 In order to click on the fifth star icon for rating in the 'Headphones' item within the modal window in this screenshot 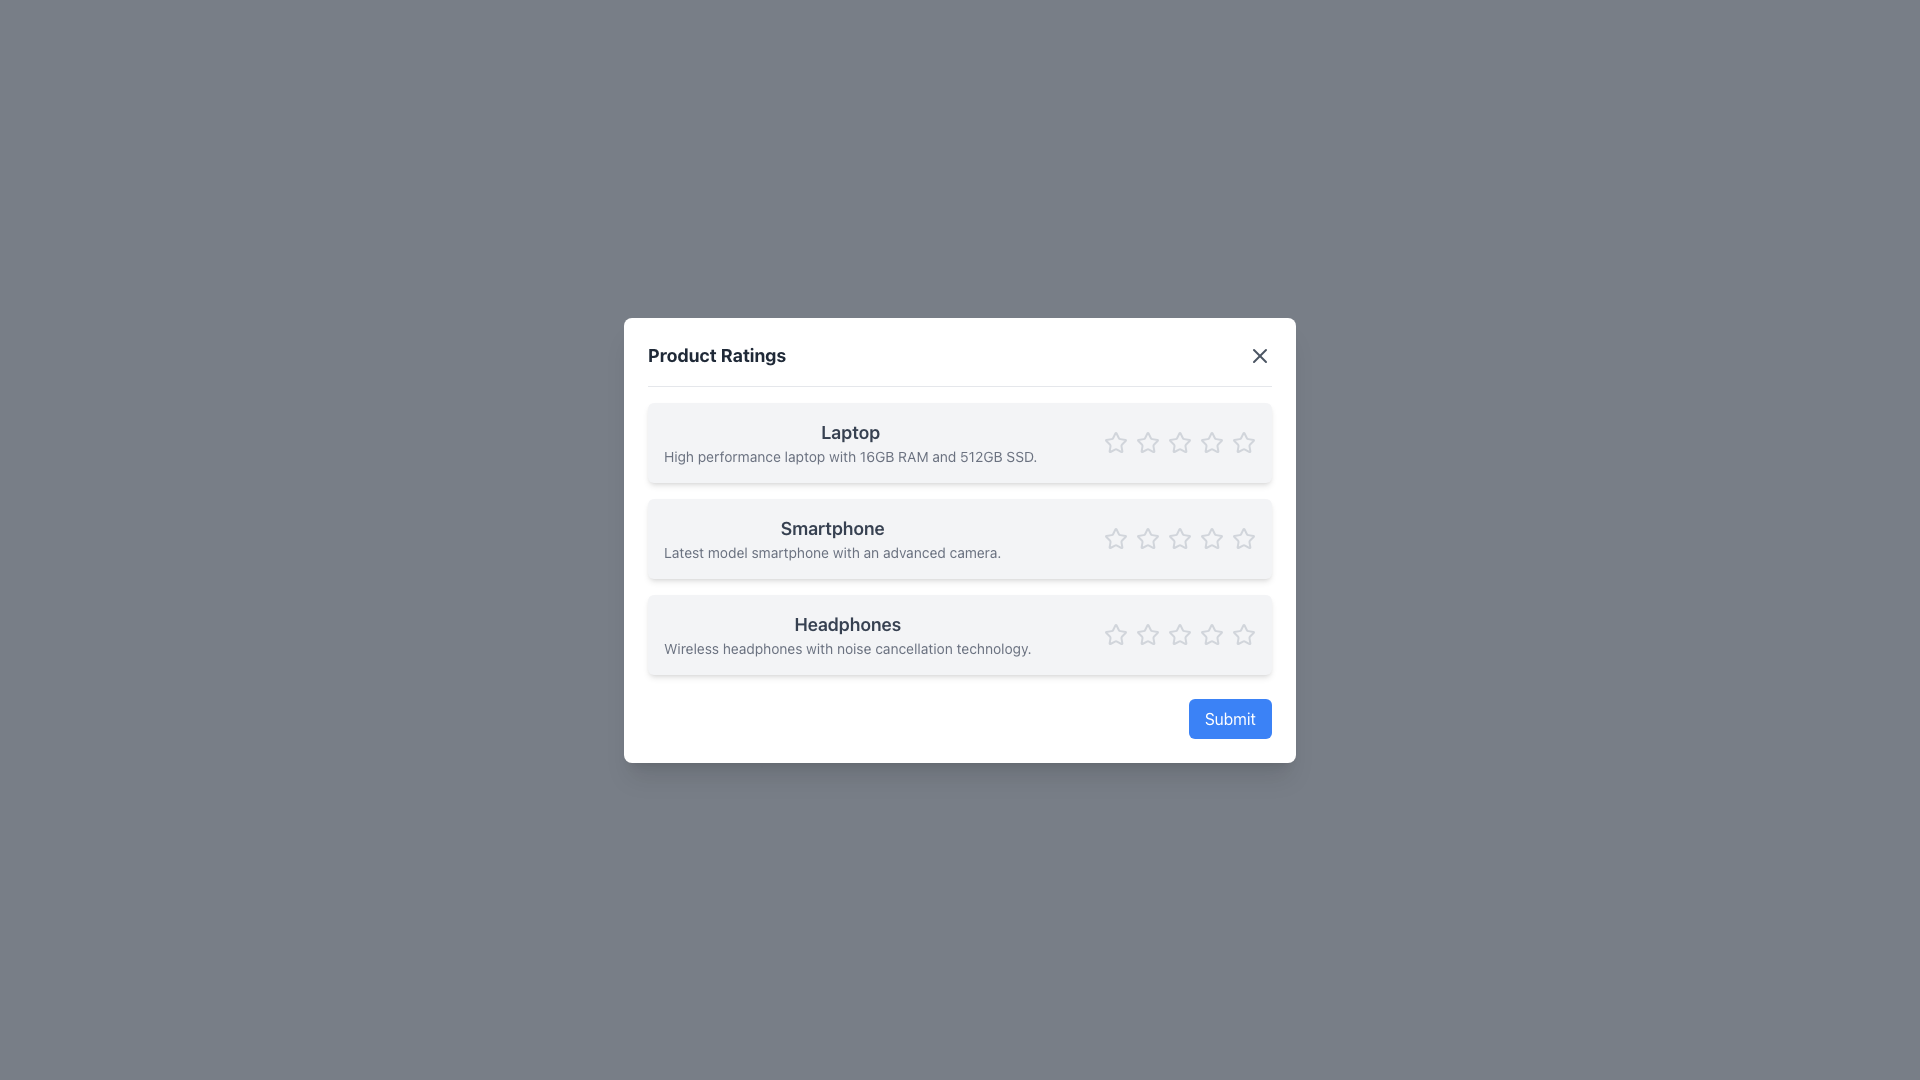, I will do `click(1180, 633)`.